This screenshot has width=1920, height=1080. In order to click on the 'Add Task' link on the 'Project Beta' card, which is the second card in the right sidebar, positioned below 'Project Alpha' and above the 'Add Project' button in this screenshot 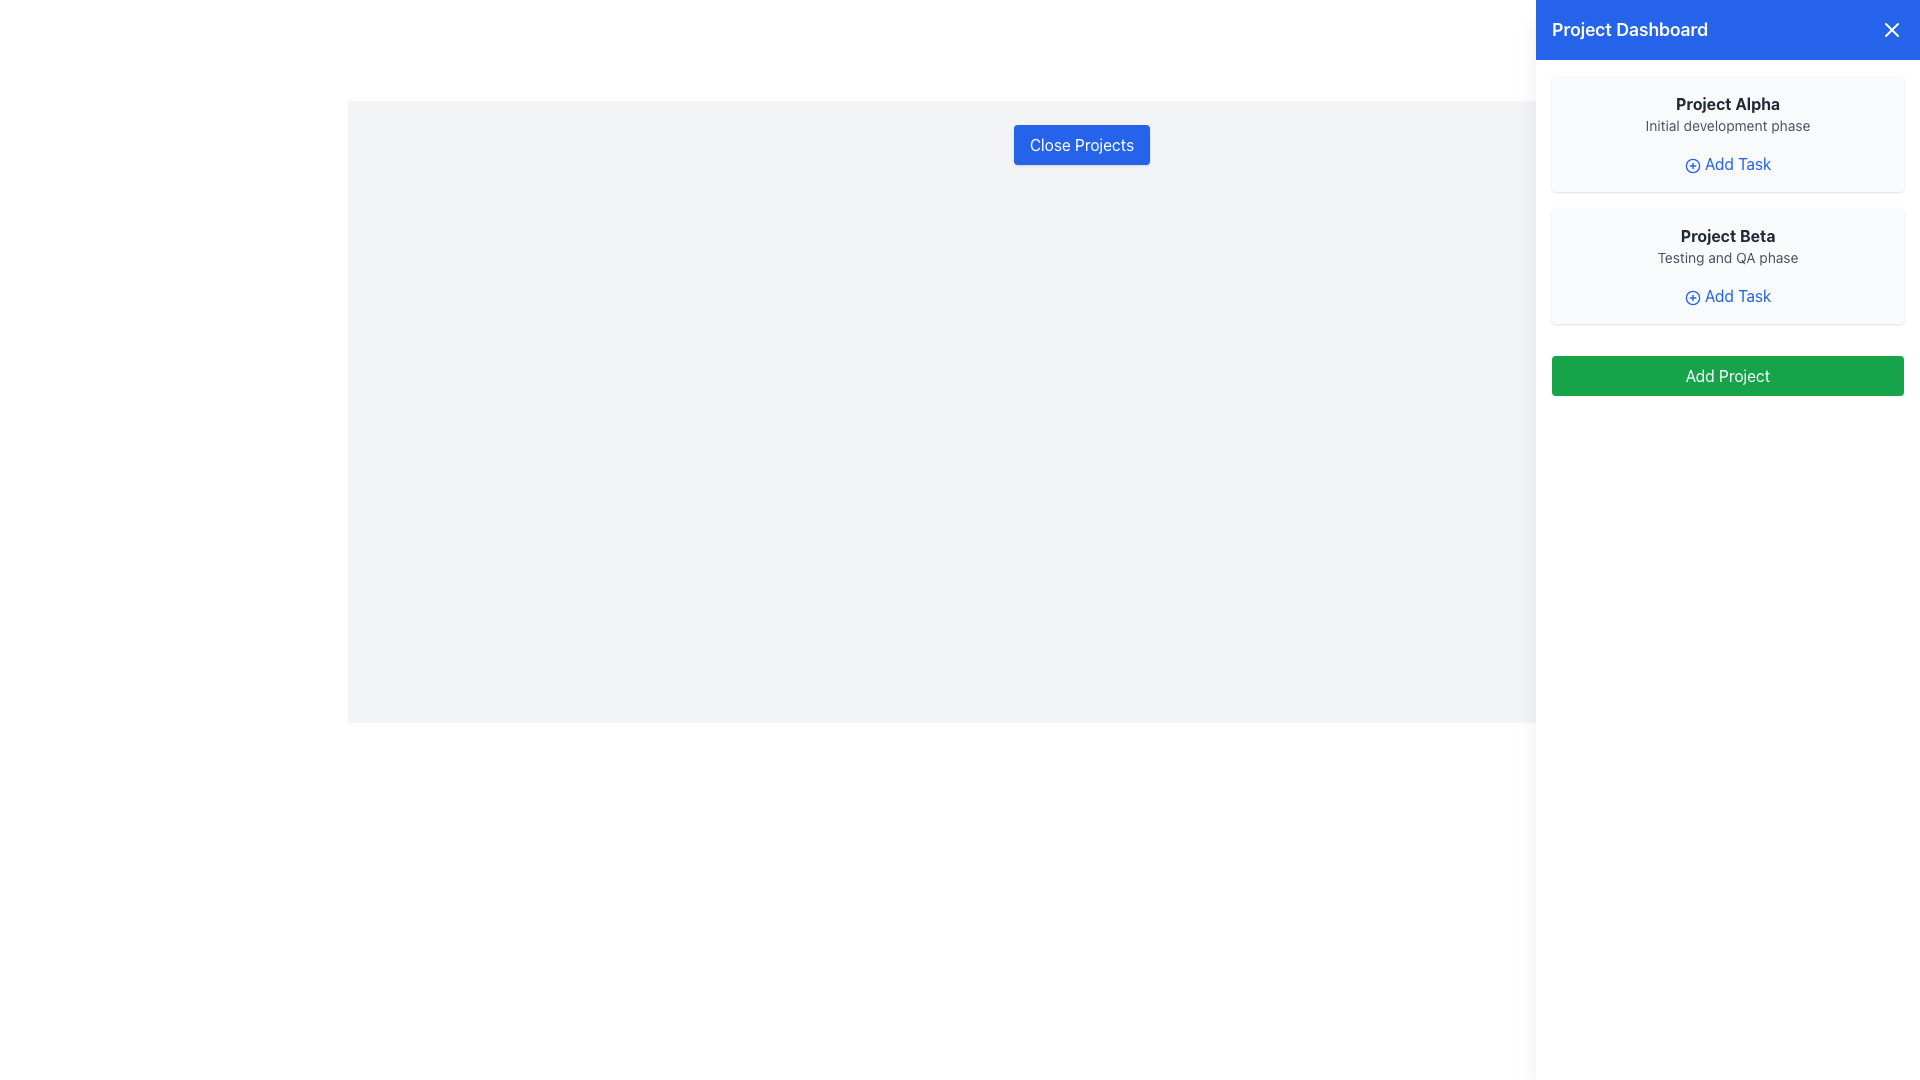, I will do `click(1727, 265)`.